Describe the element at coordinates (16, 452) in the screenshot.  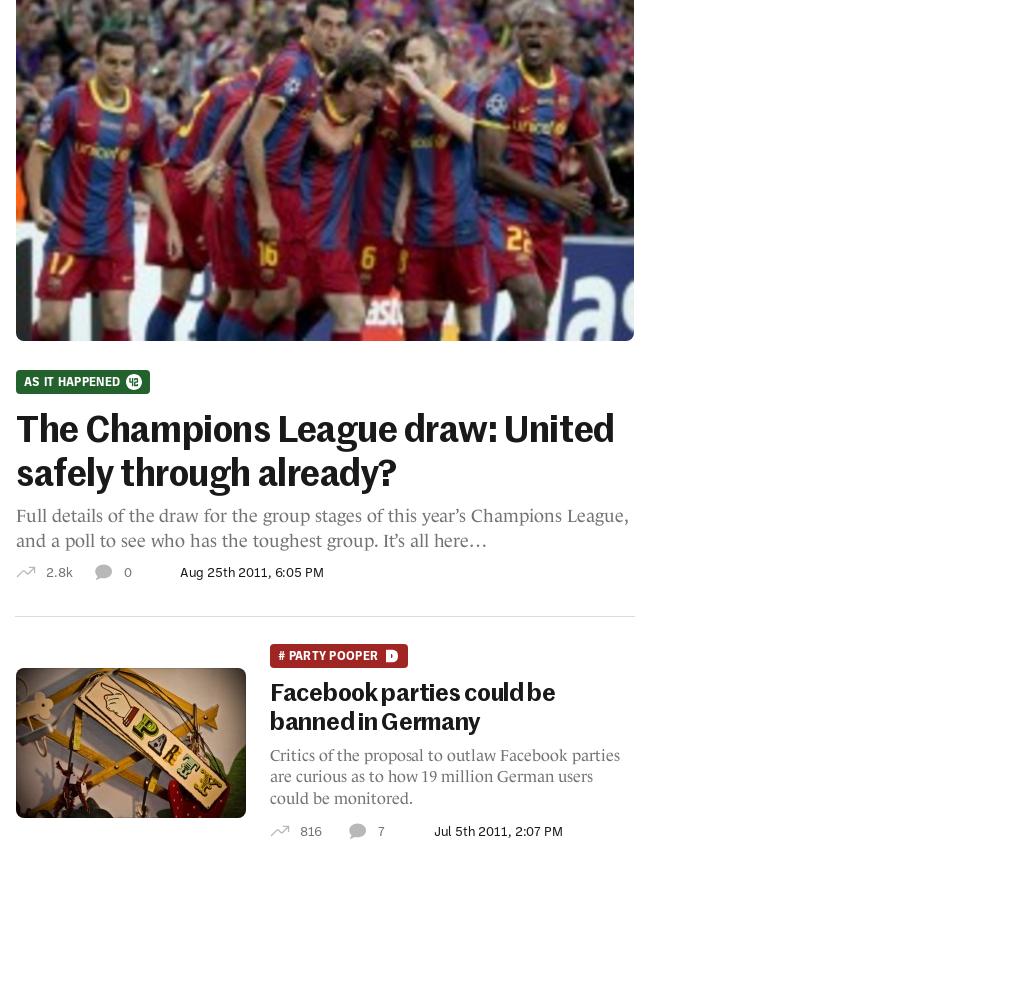
I see `'The Champions League draw: United safely through already?'` at that location.